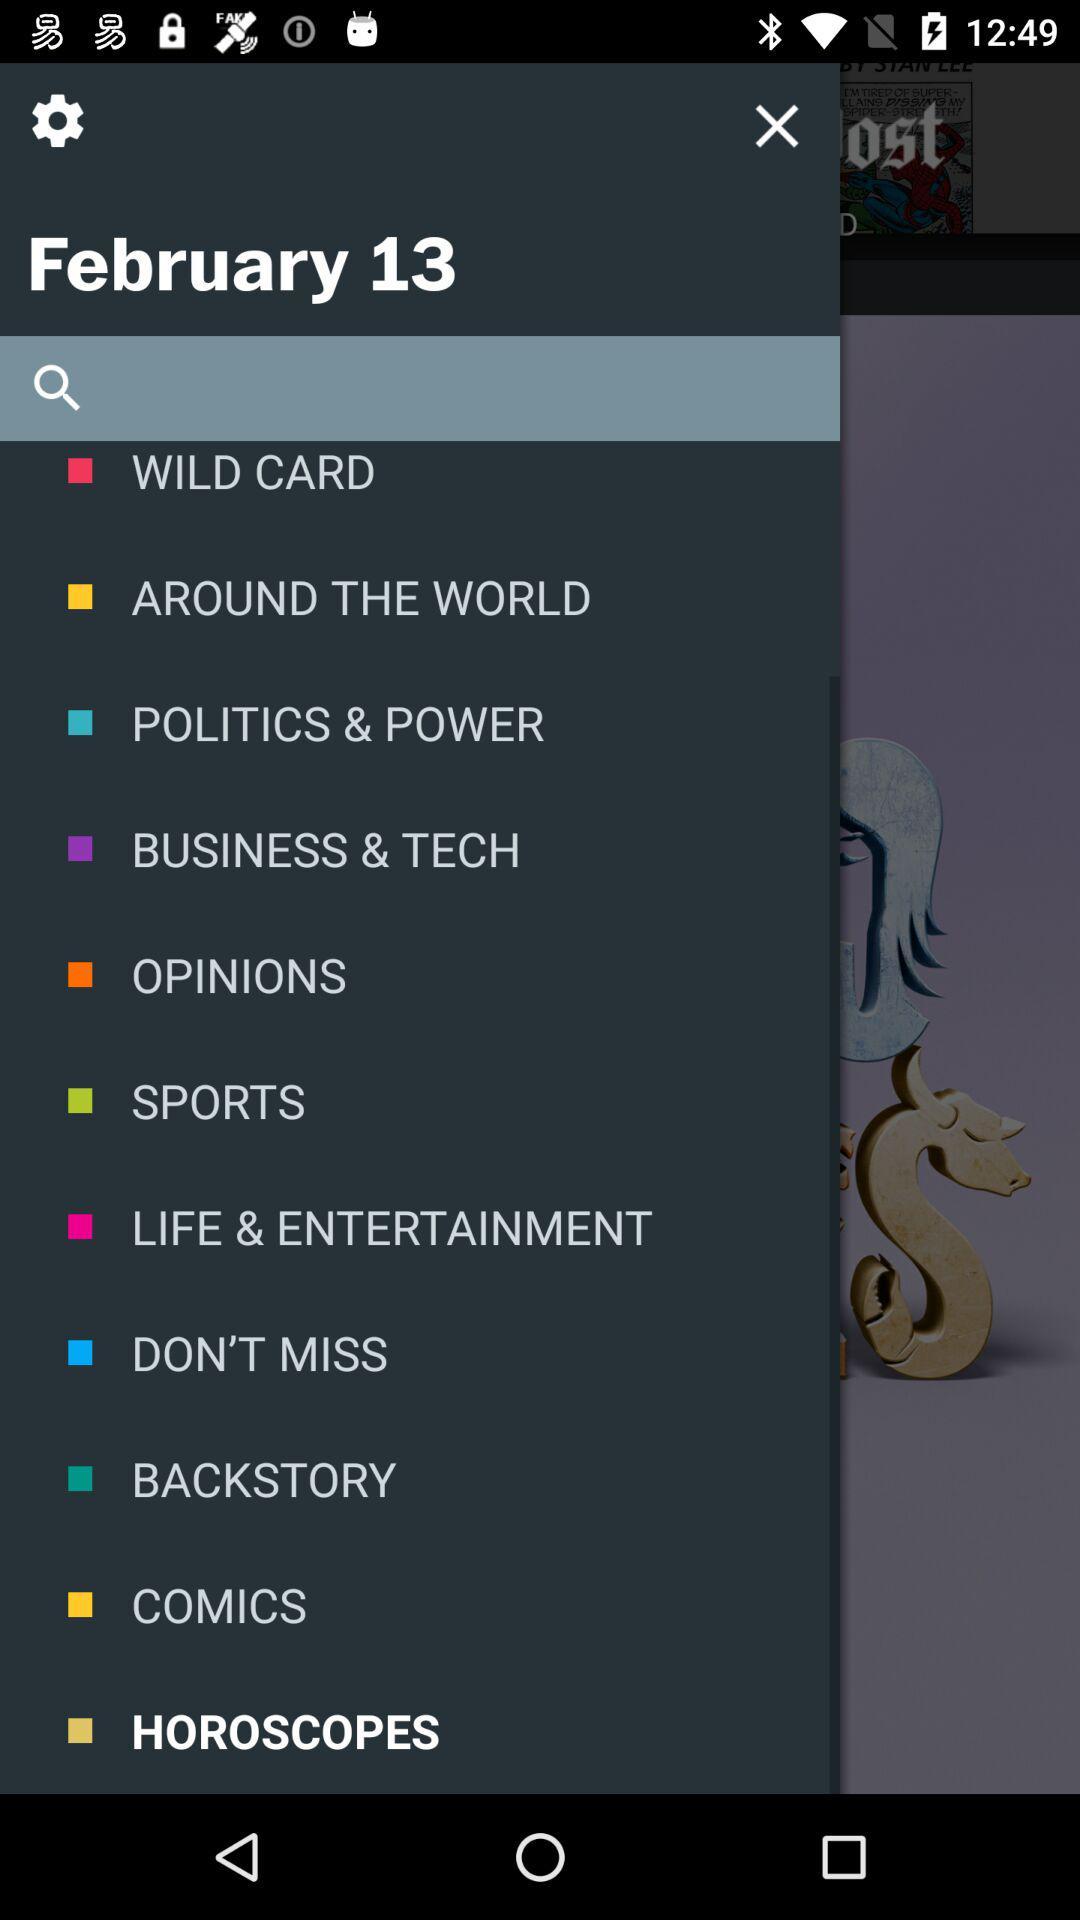 Image resolution: width=1080 pixels, height=1920 pixels. Describe the element at coordinates (419, 1225) in the screenshot. I see `the life & entertainment icon` at that location.